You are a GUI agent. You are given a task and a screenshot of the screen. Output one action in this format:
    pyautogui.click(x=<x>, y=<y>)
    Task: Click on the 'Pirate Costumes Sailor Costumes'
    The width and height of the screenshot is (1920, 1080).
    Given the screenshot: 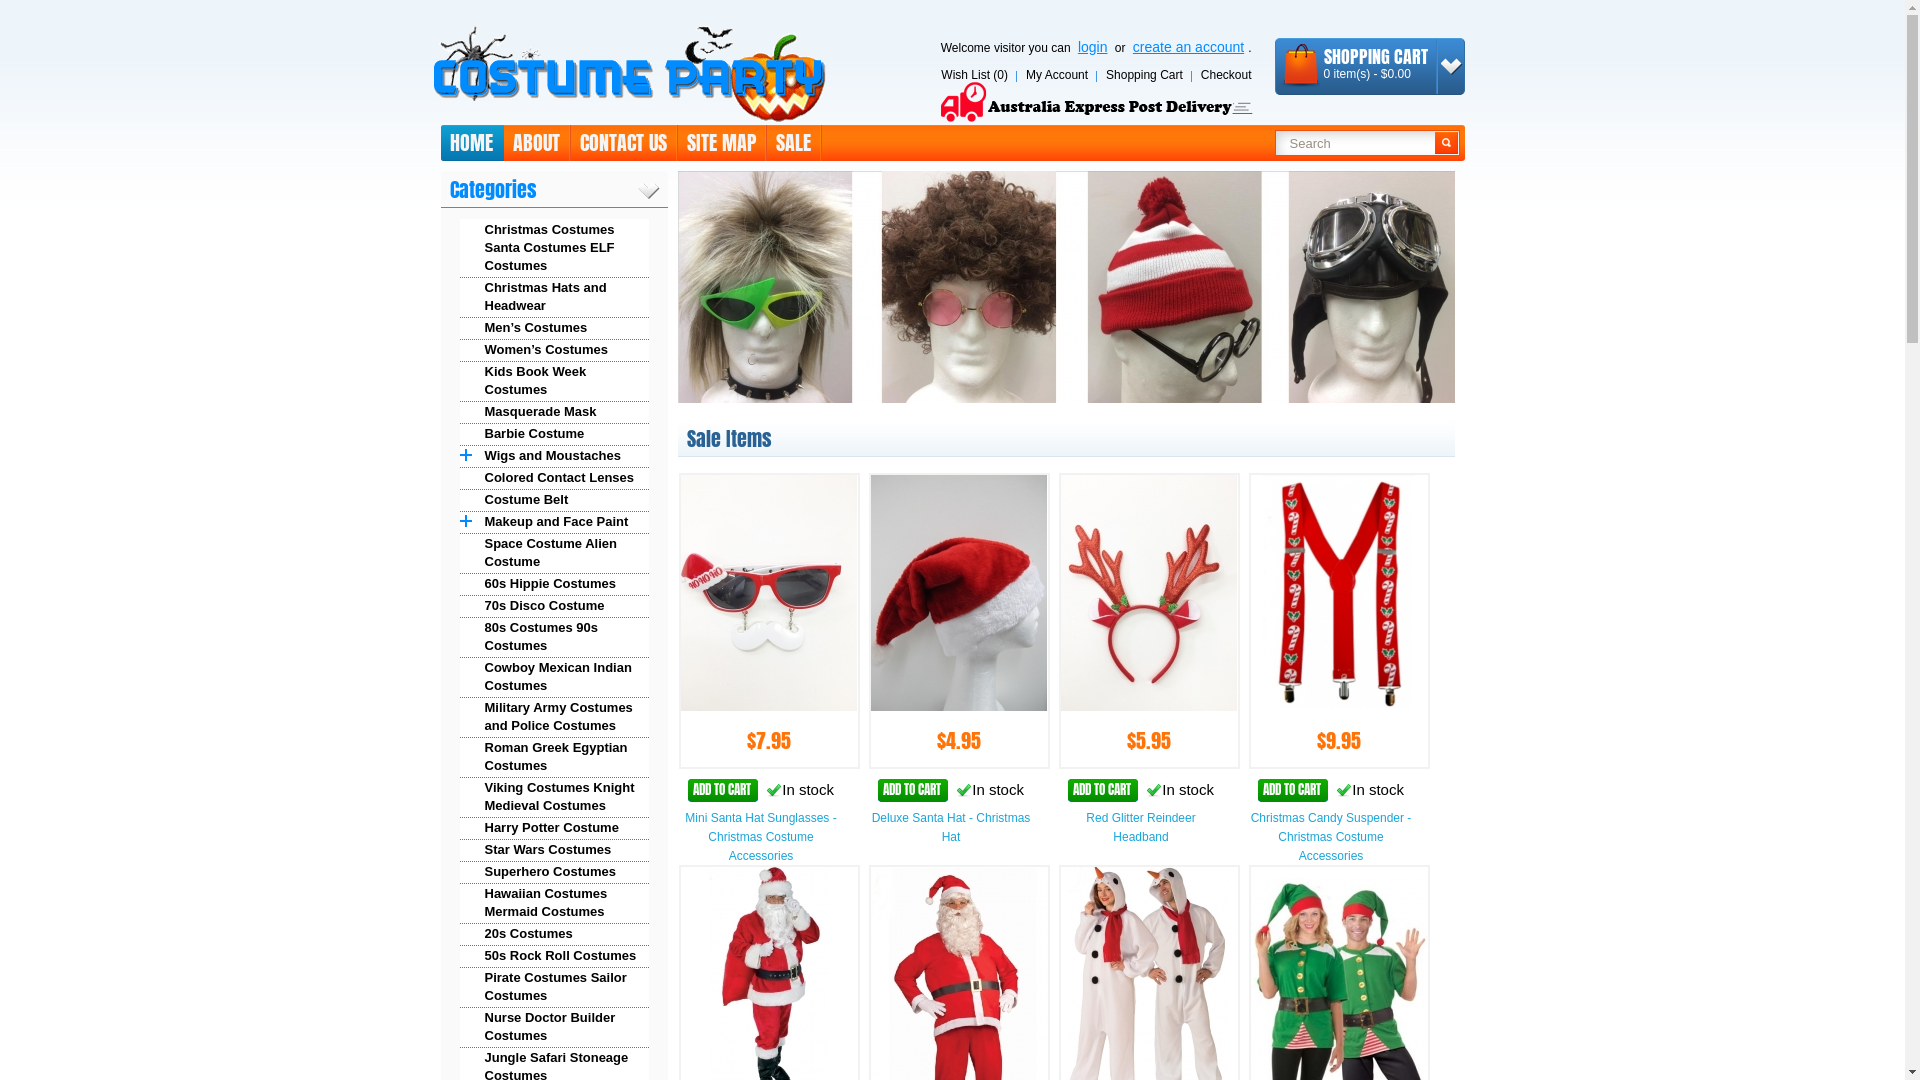 What is the action you would take?
    pyautogui.click(x=459, y=986)
    